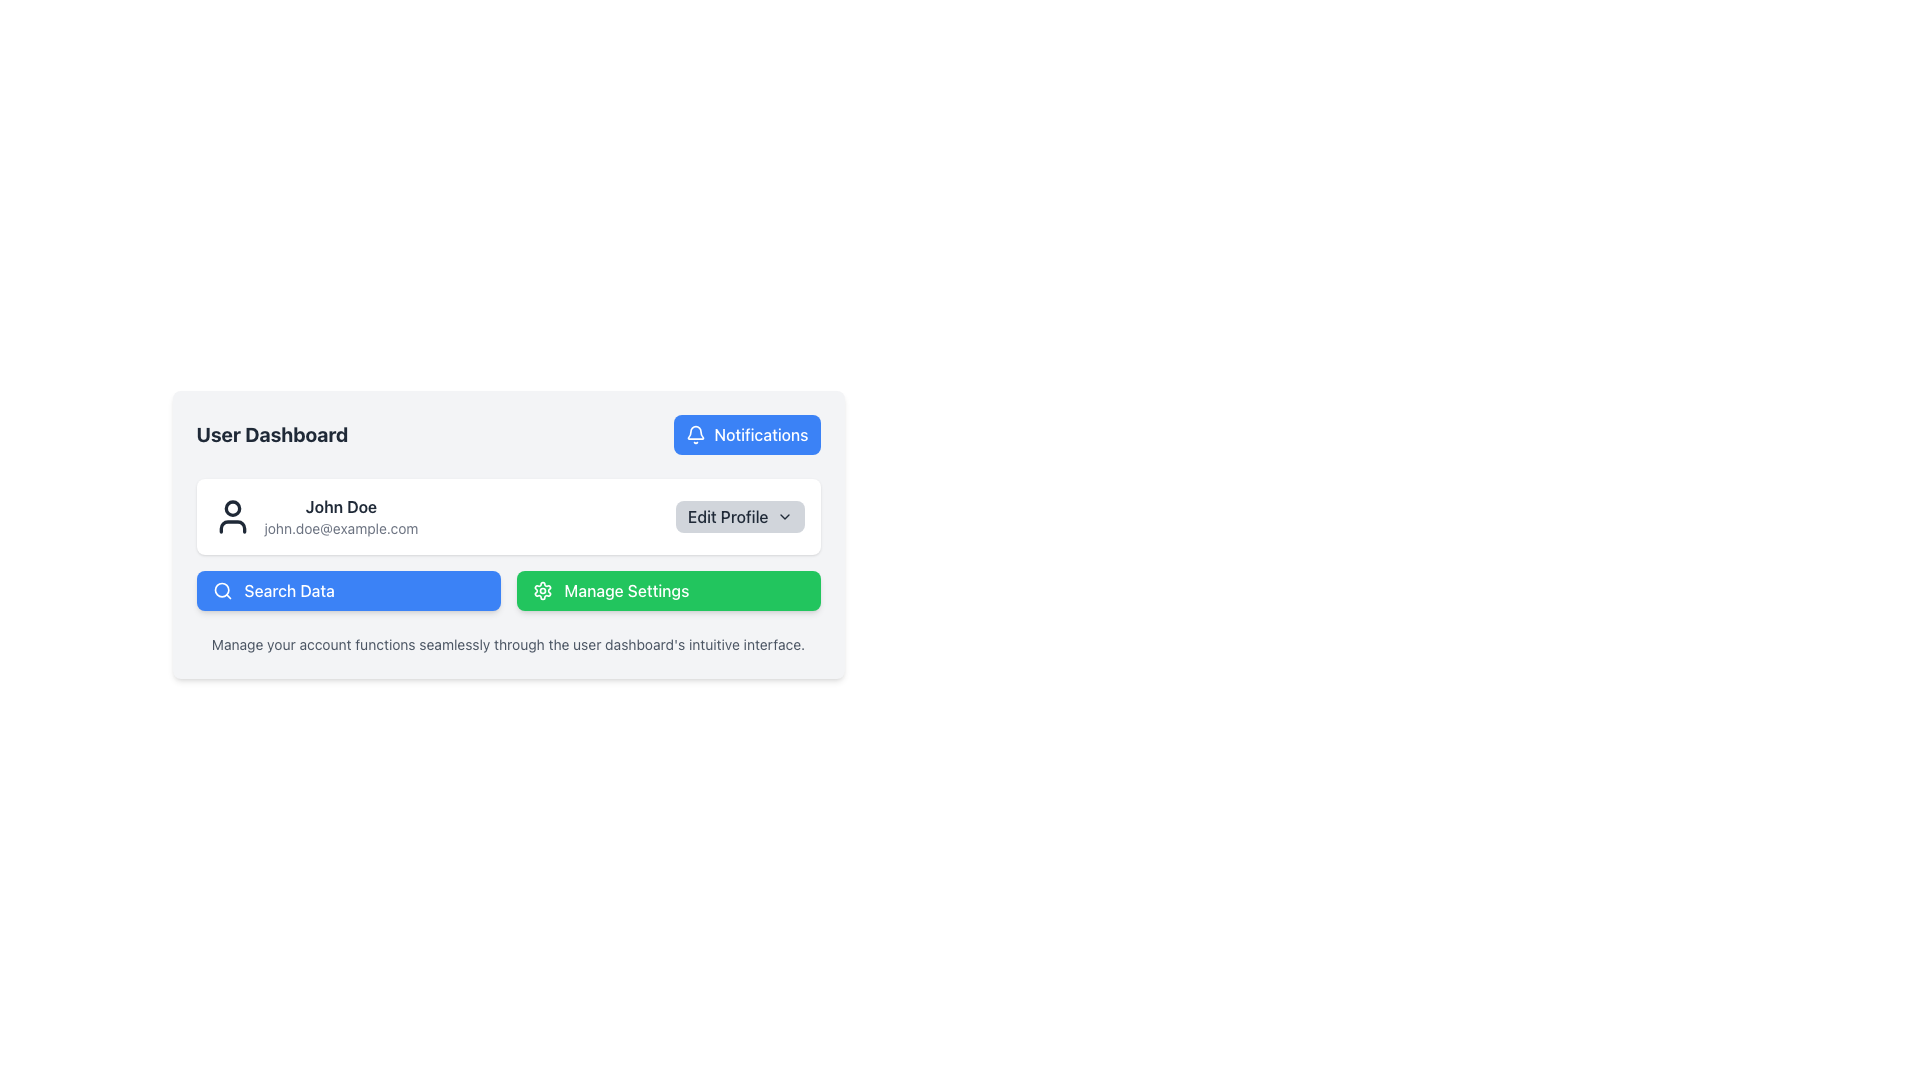 The image size is (1920, 1080). What do you see at coordinates (222, 589) in the screenshot?
I see `the search icon represented as a magnifying glass located within the 'Search Data' button on the dashboard, to the left of the 'Search Data' label text` at bounding box center [222, 589].